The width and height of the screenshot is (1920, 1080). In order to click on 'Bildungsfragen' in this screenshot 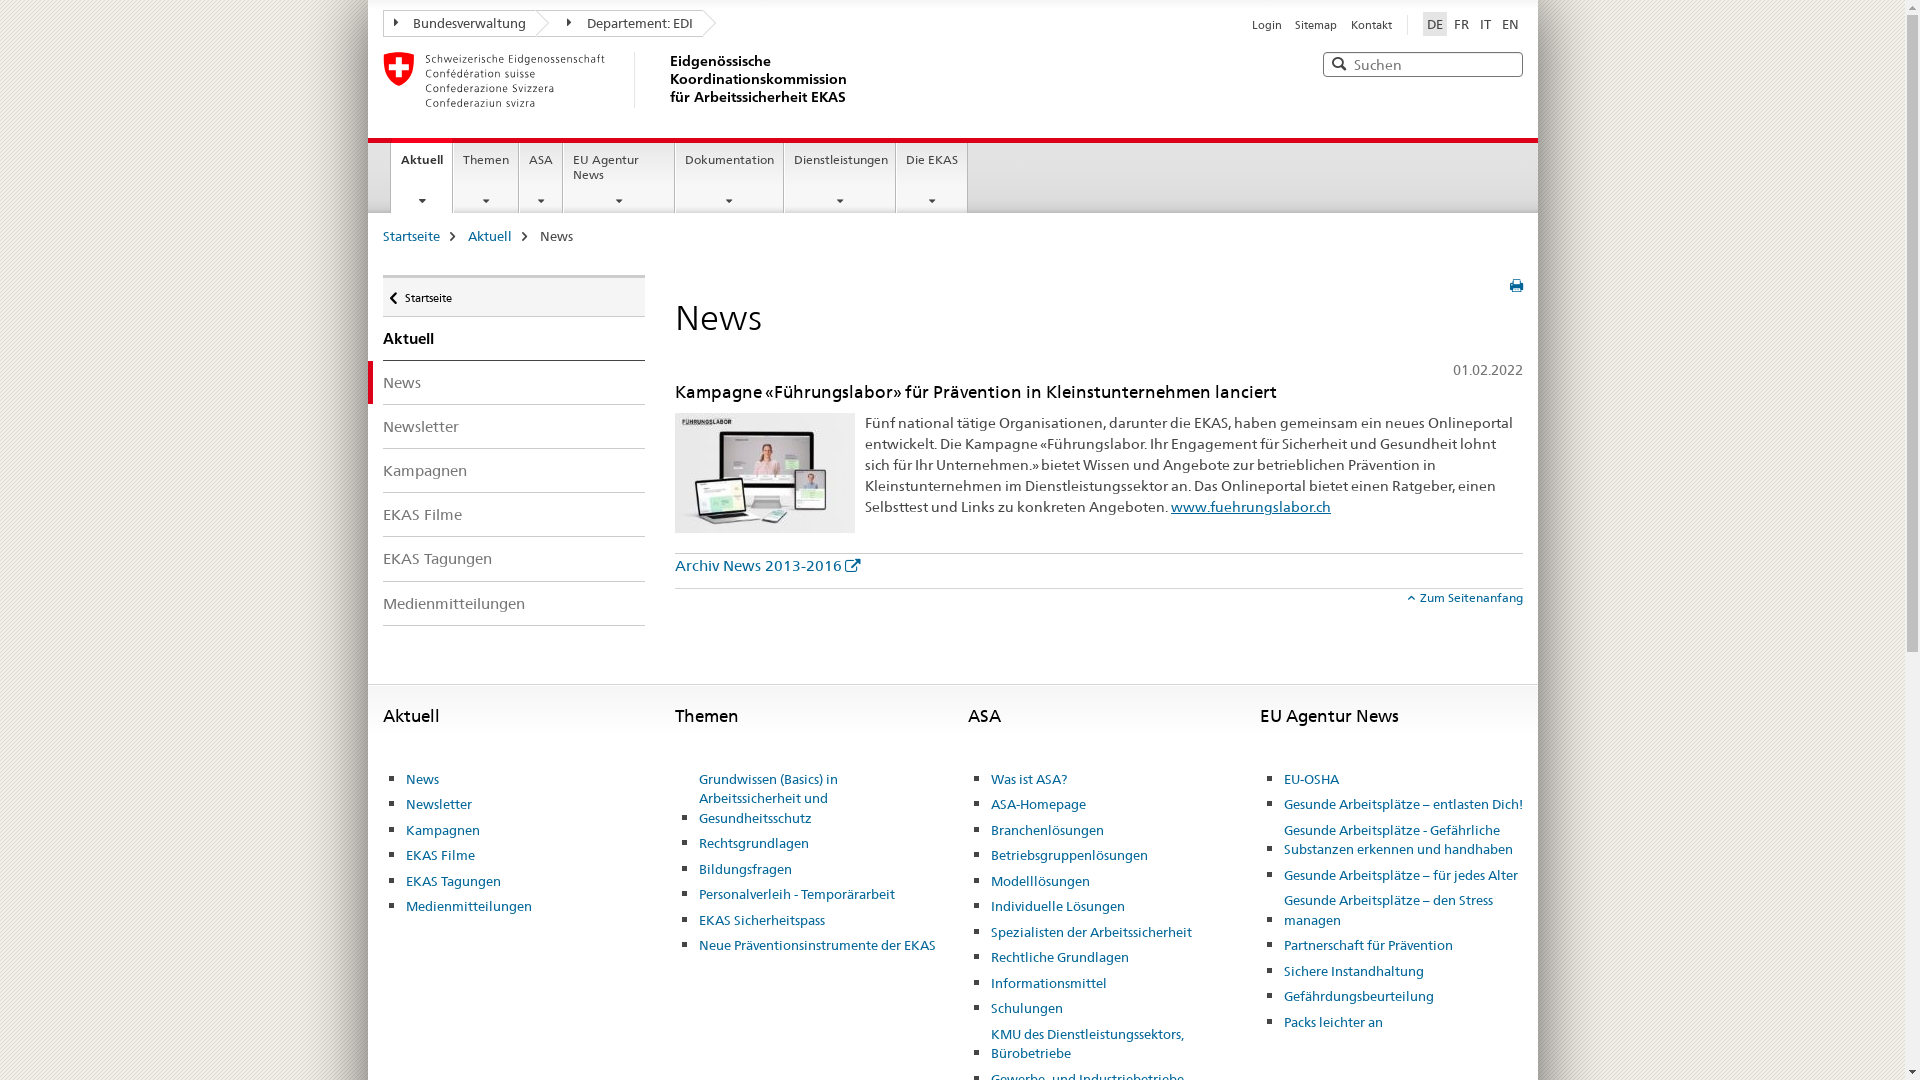, I will do `click(743, 869)`.